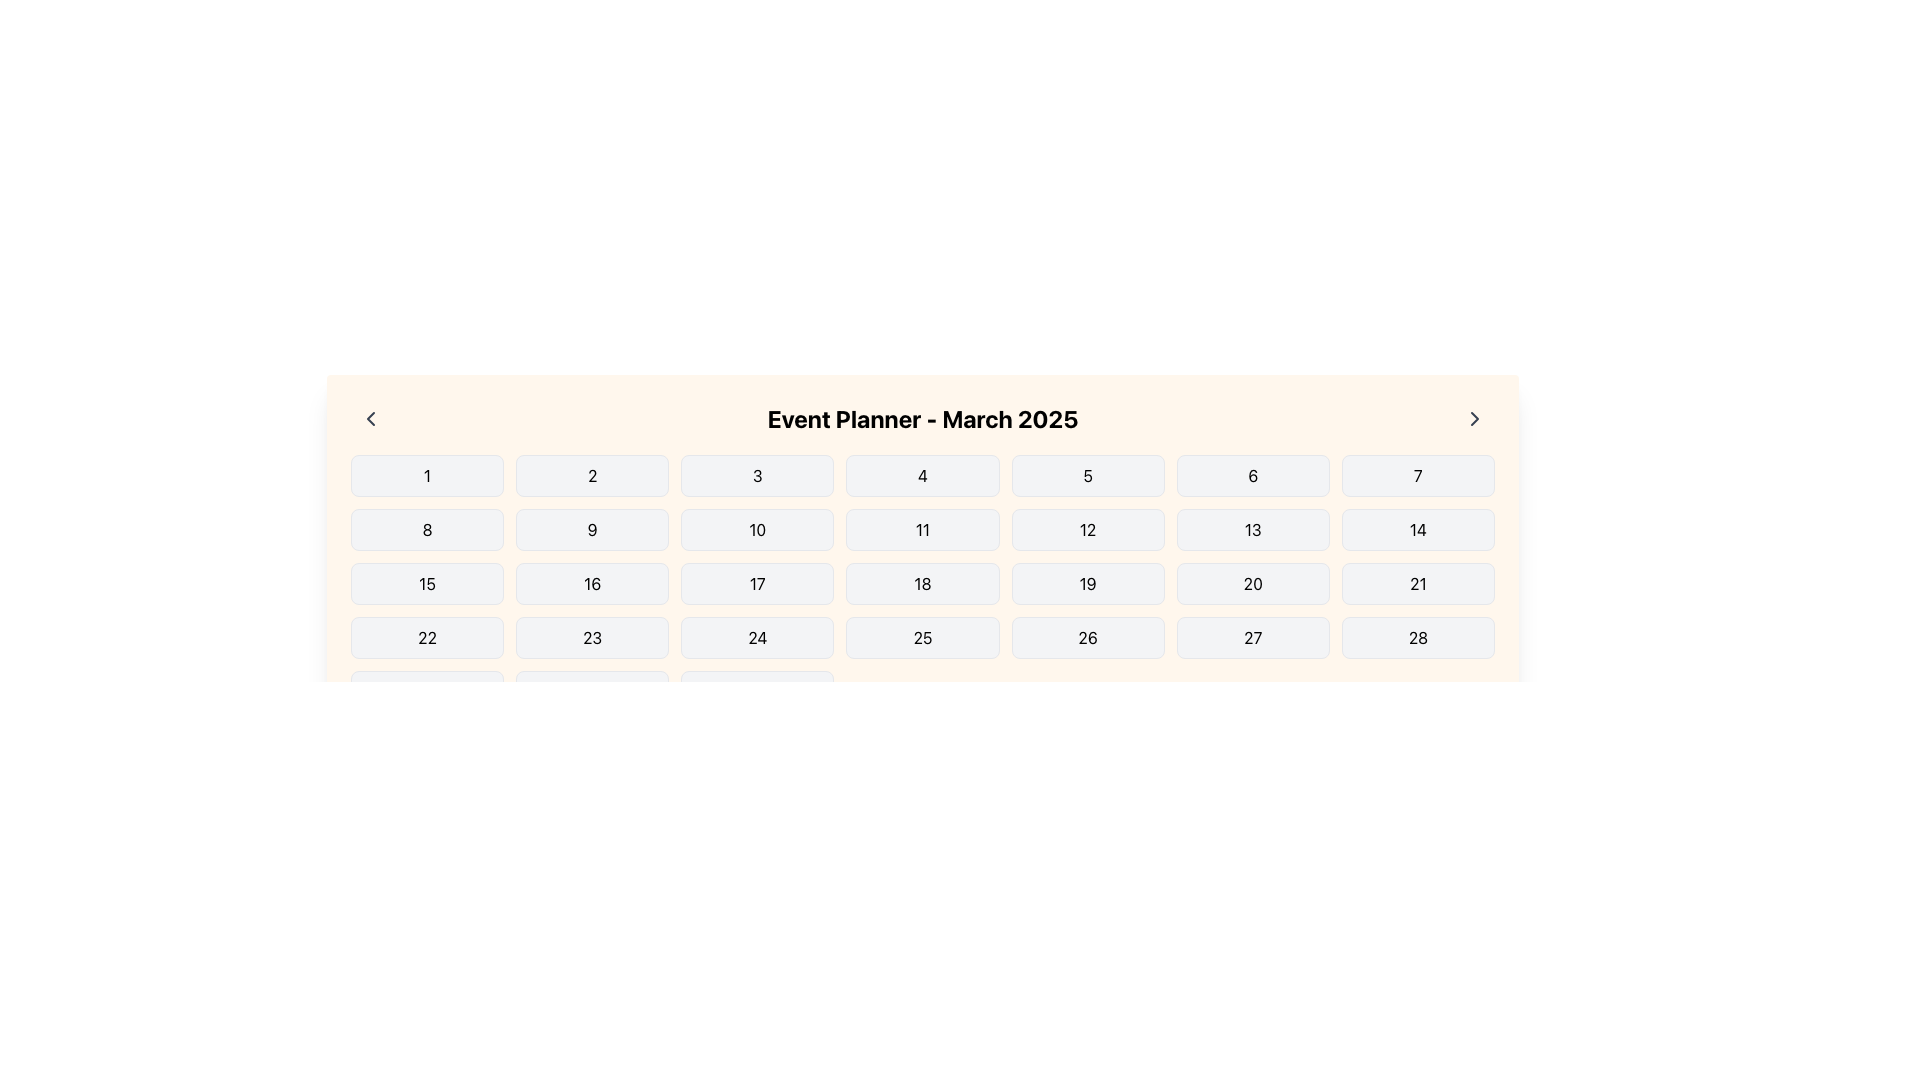  Describe the element at coordinates (370, 418) in the screenshot. I see `the left-facing chevron button in the top bar of the 'Event Planner - March 2025' section` at that location.